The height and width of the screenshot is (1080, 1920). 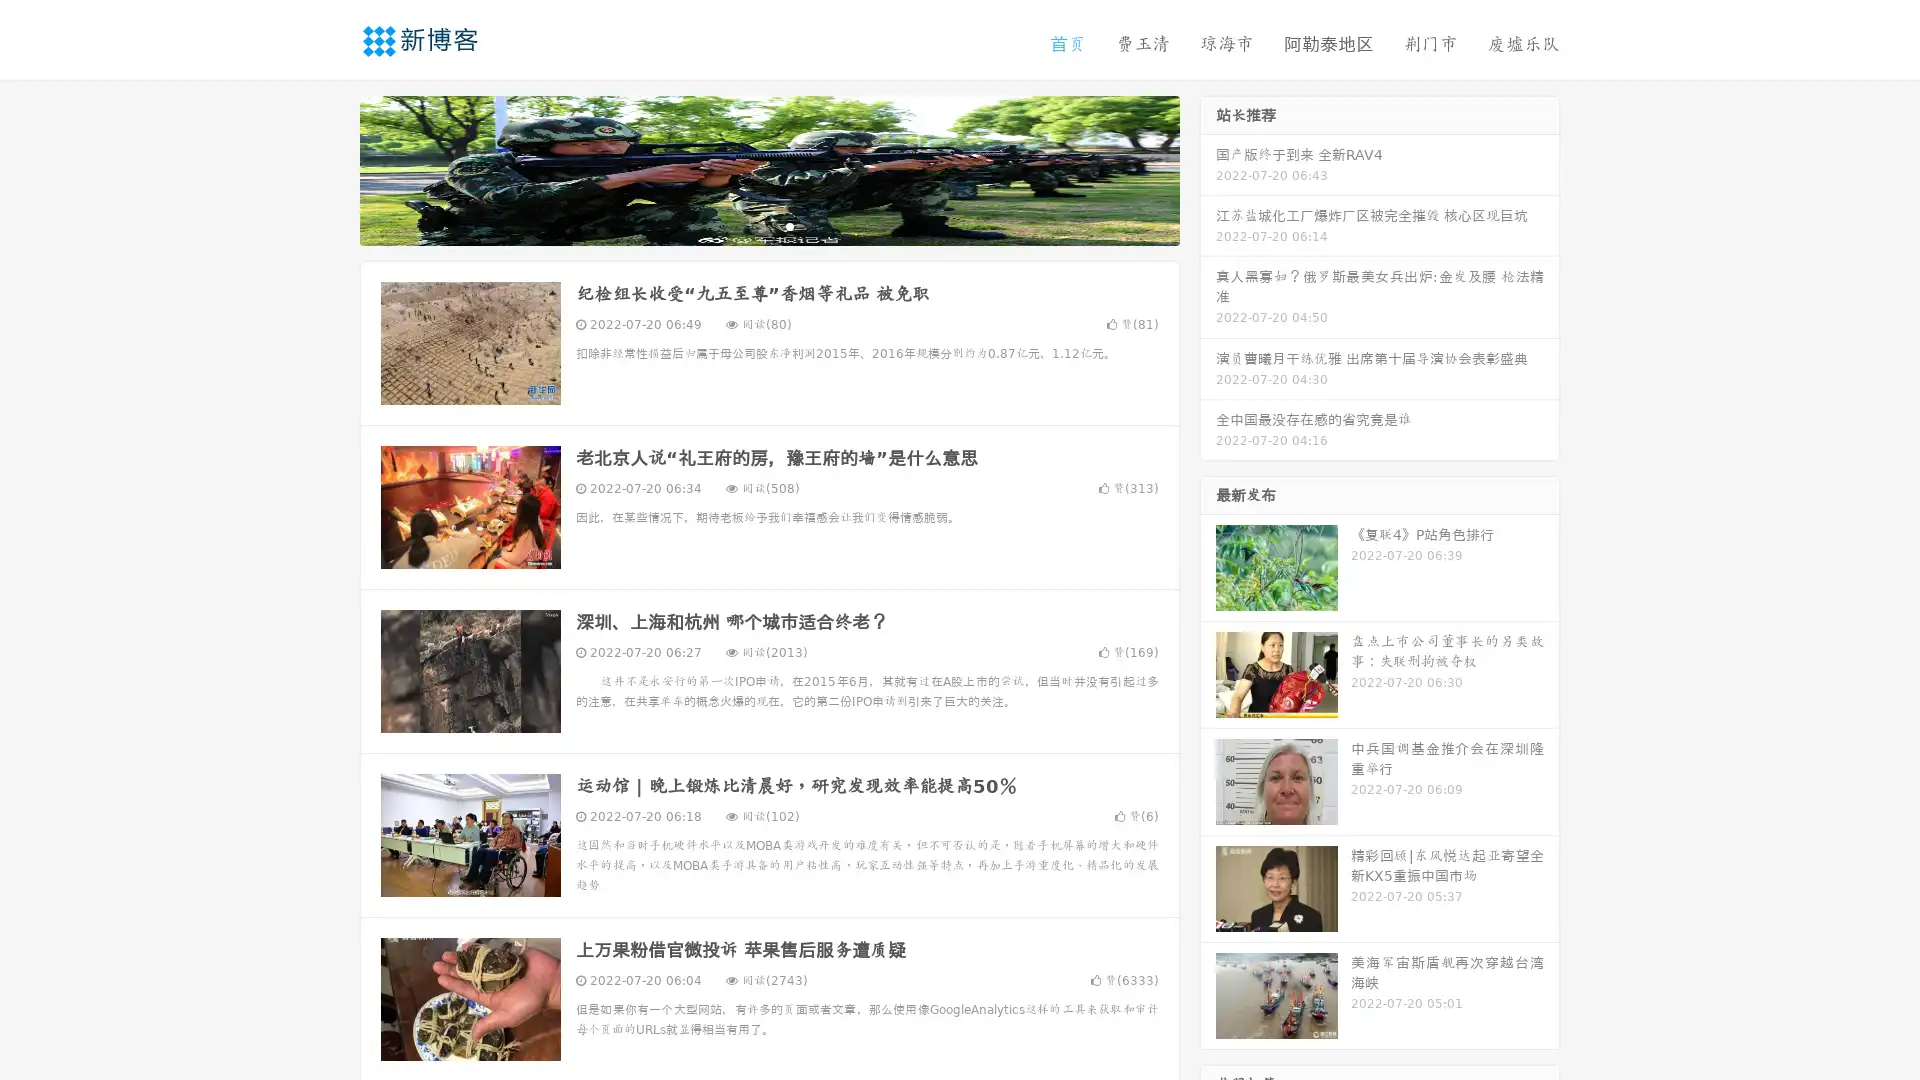 What do you see at coordinates (748, 225) in the screenshot?
I see `Go to slide 1` at bounding box center [748, 225].